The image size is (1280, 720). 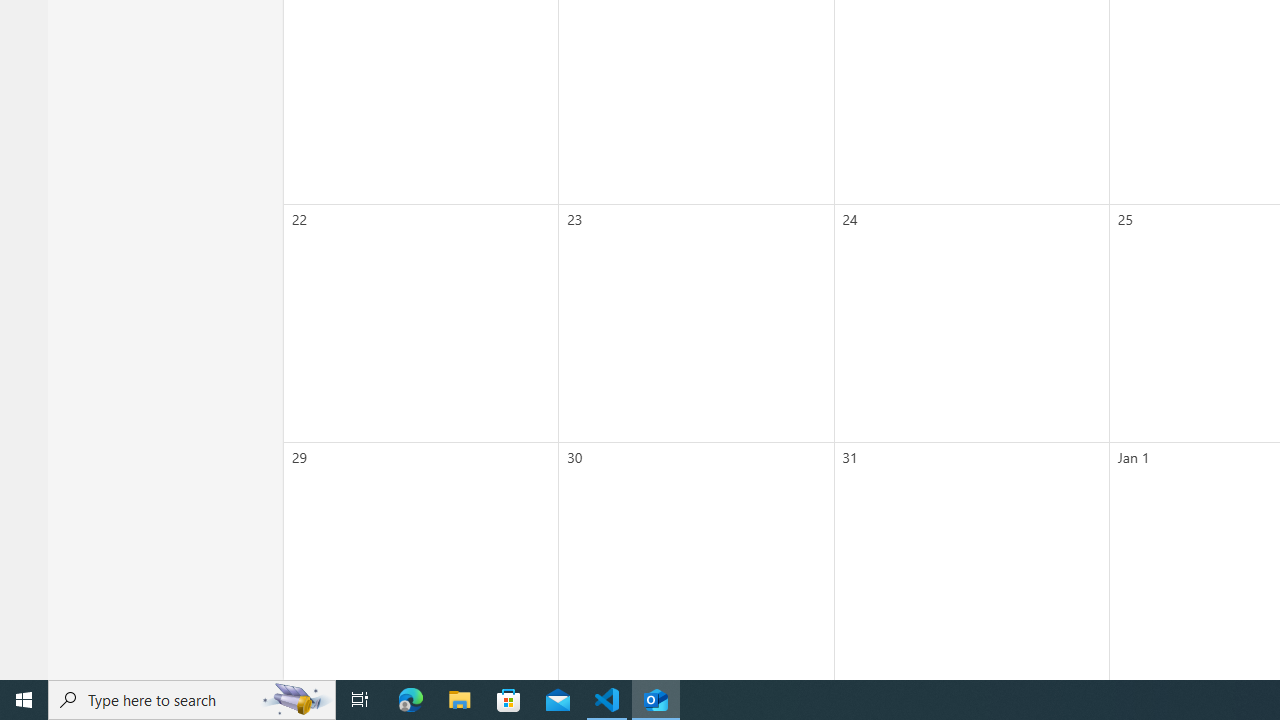 What do you see at coordinates (656, 698) in the screenshot?
I see `'Outlook (new) - 1 running window'` at bounding box center [656, 698].